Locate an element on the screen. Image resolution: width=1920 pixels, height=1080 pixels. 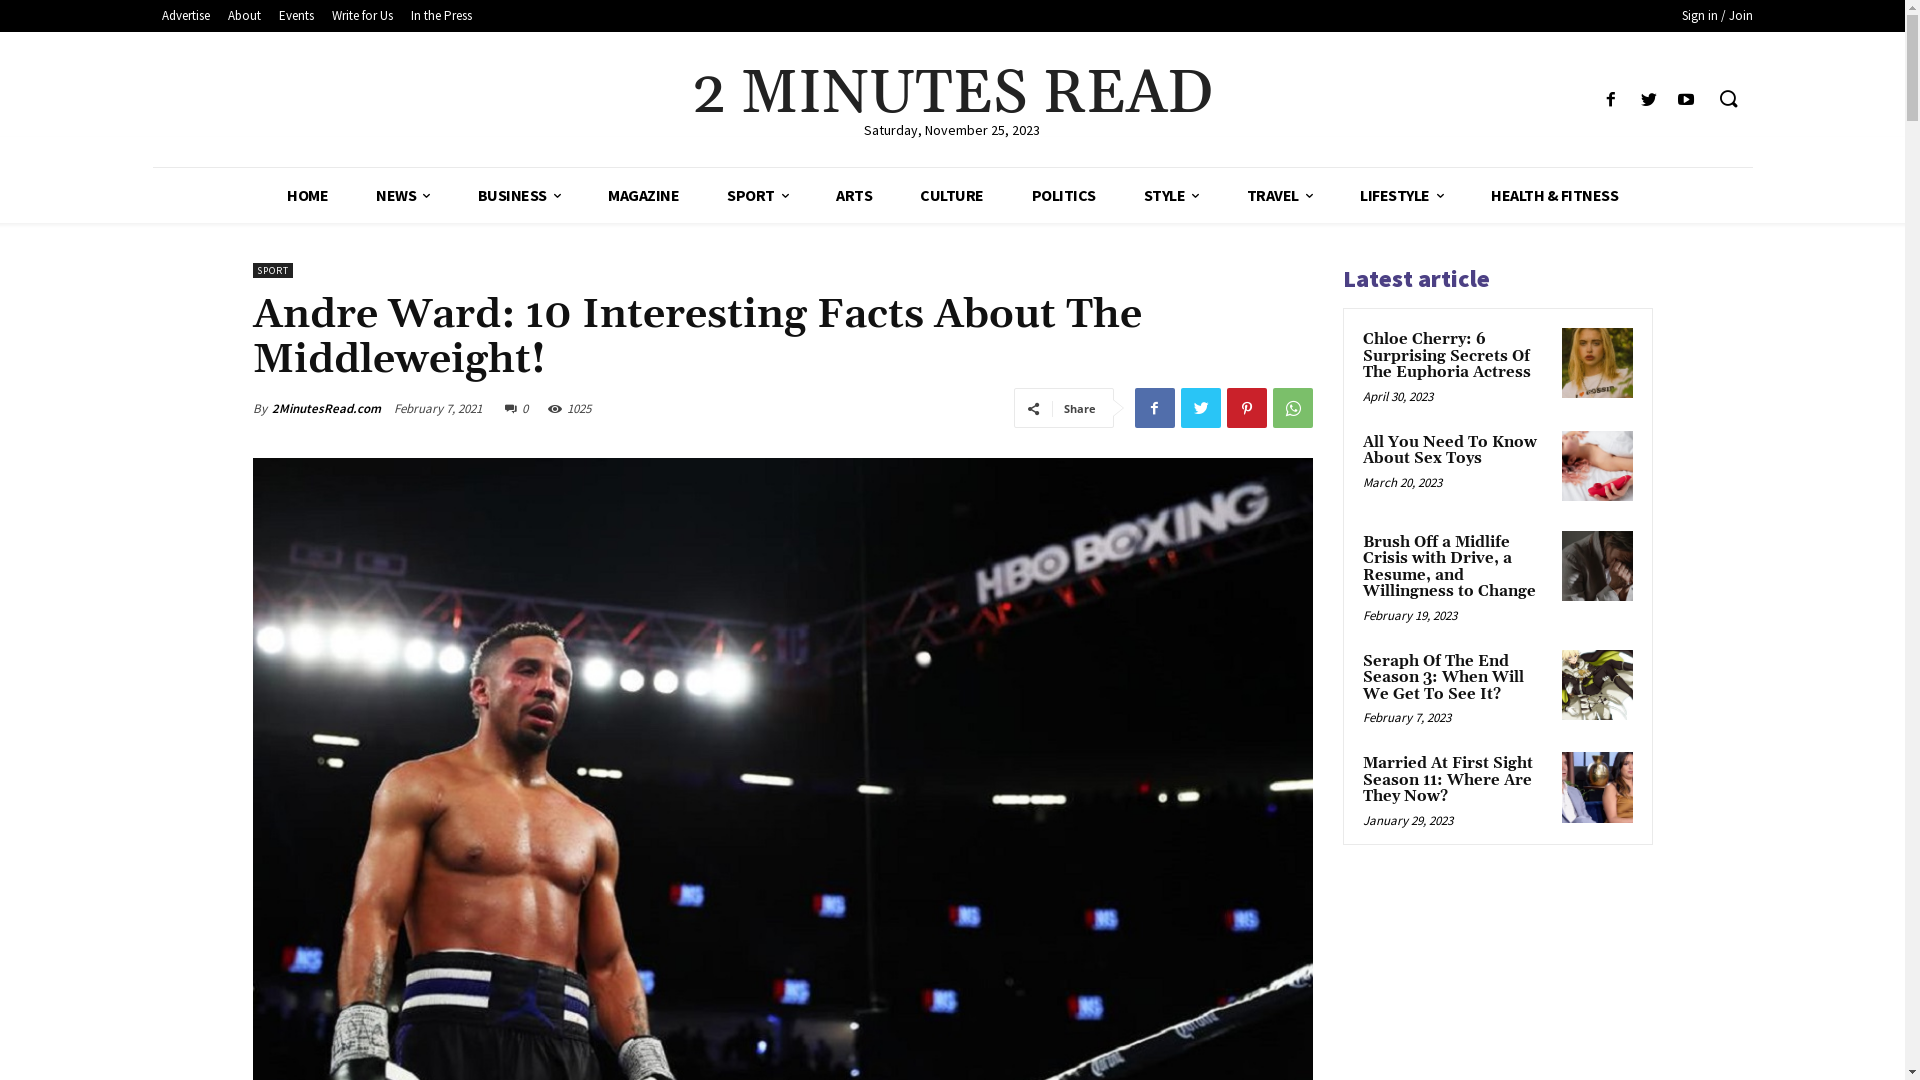
'2 MINUTES READ' is located at coordinates (950, 95).